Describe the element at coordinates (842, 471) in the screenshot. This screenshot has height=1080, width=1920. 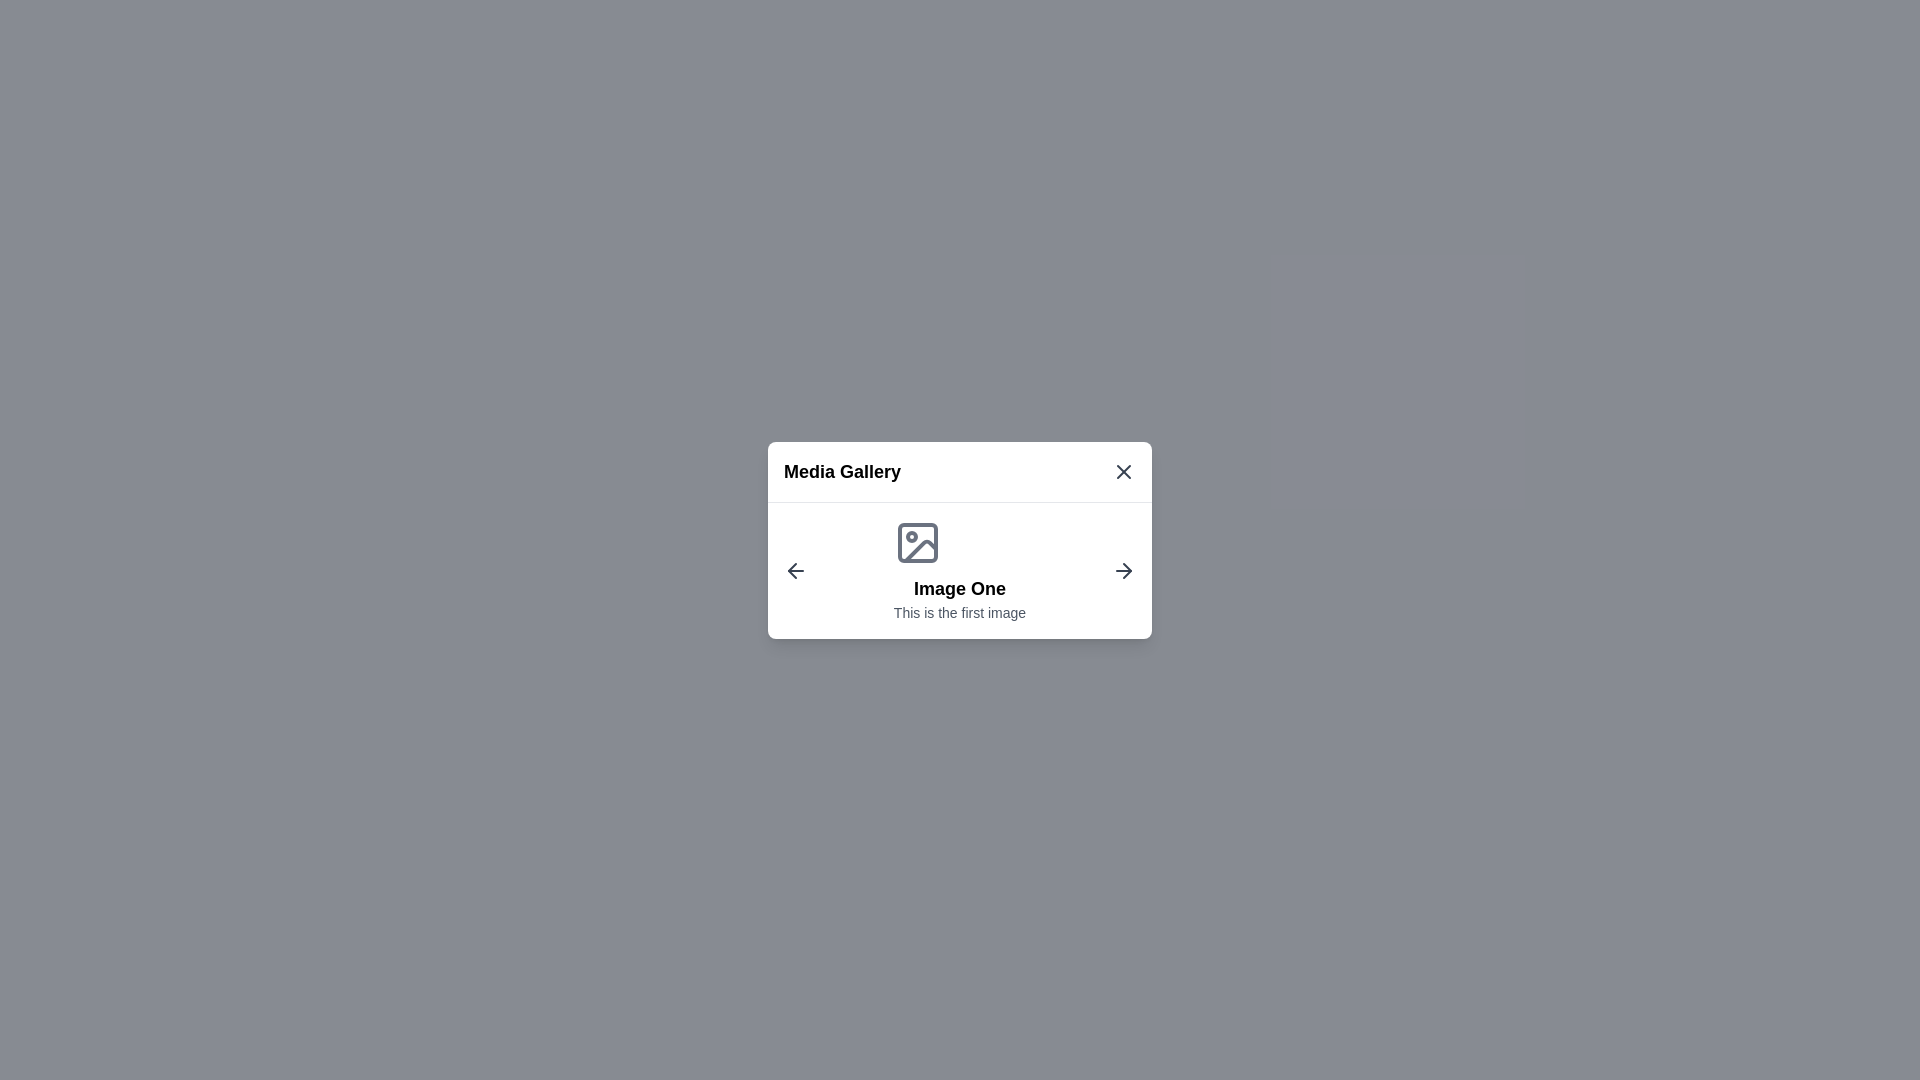
I see `the 'Media Gallery' title text, which is a bold, larger sans-serif label located at the top left of the header bar in the media gallery dialog` at that location.